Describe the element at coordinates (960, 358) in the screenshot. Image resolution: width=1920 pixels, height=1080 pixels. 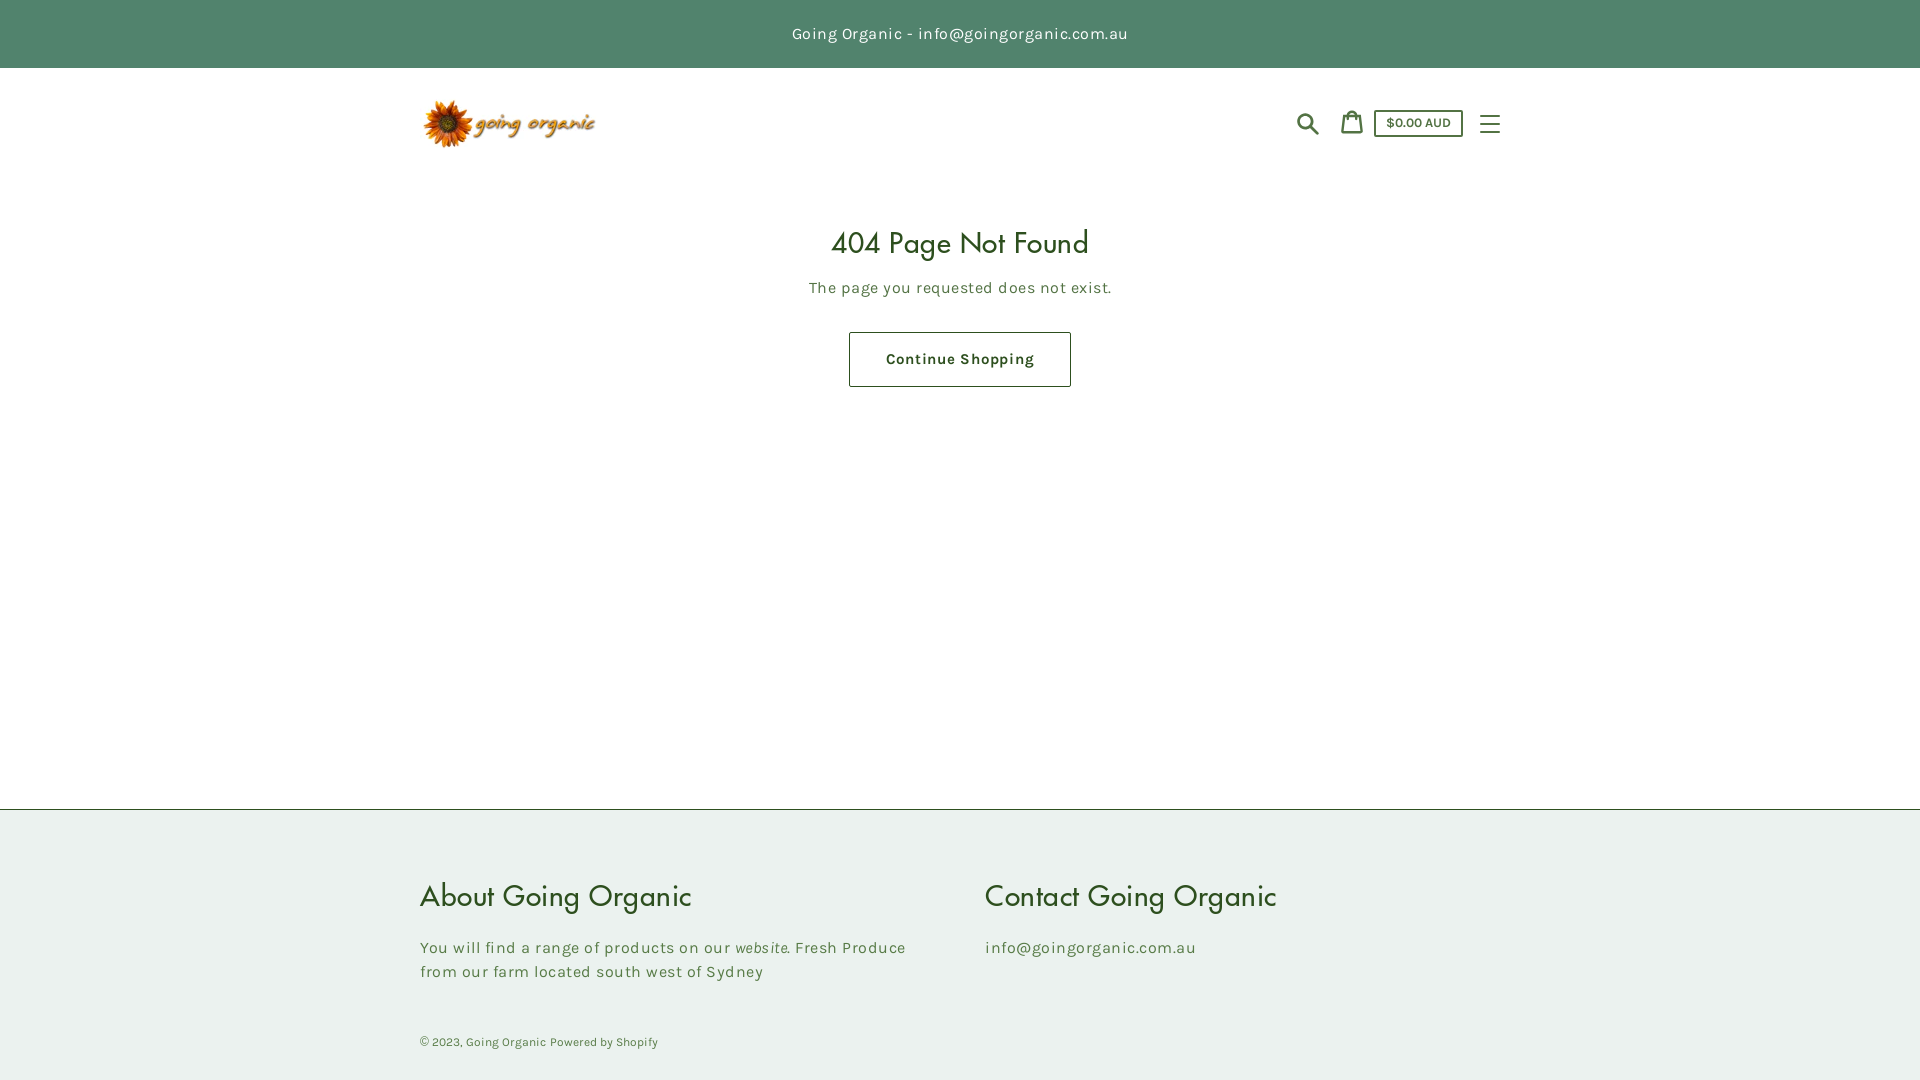
I see `'Continue Shopping'` at that location.